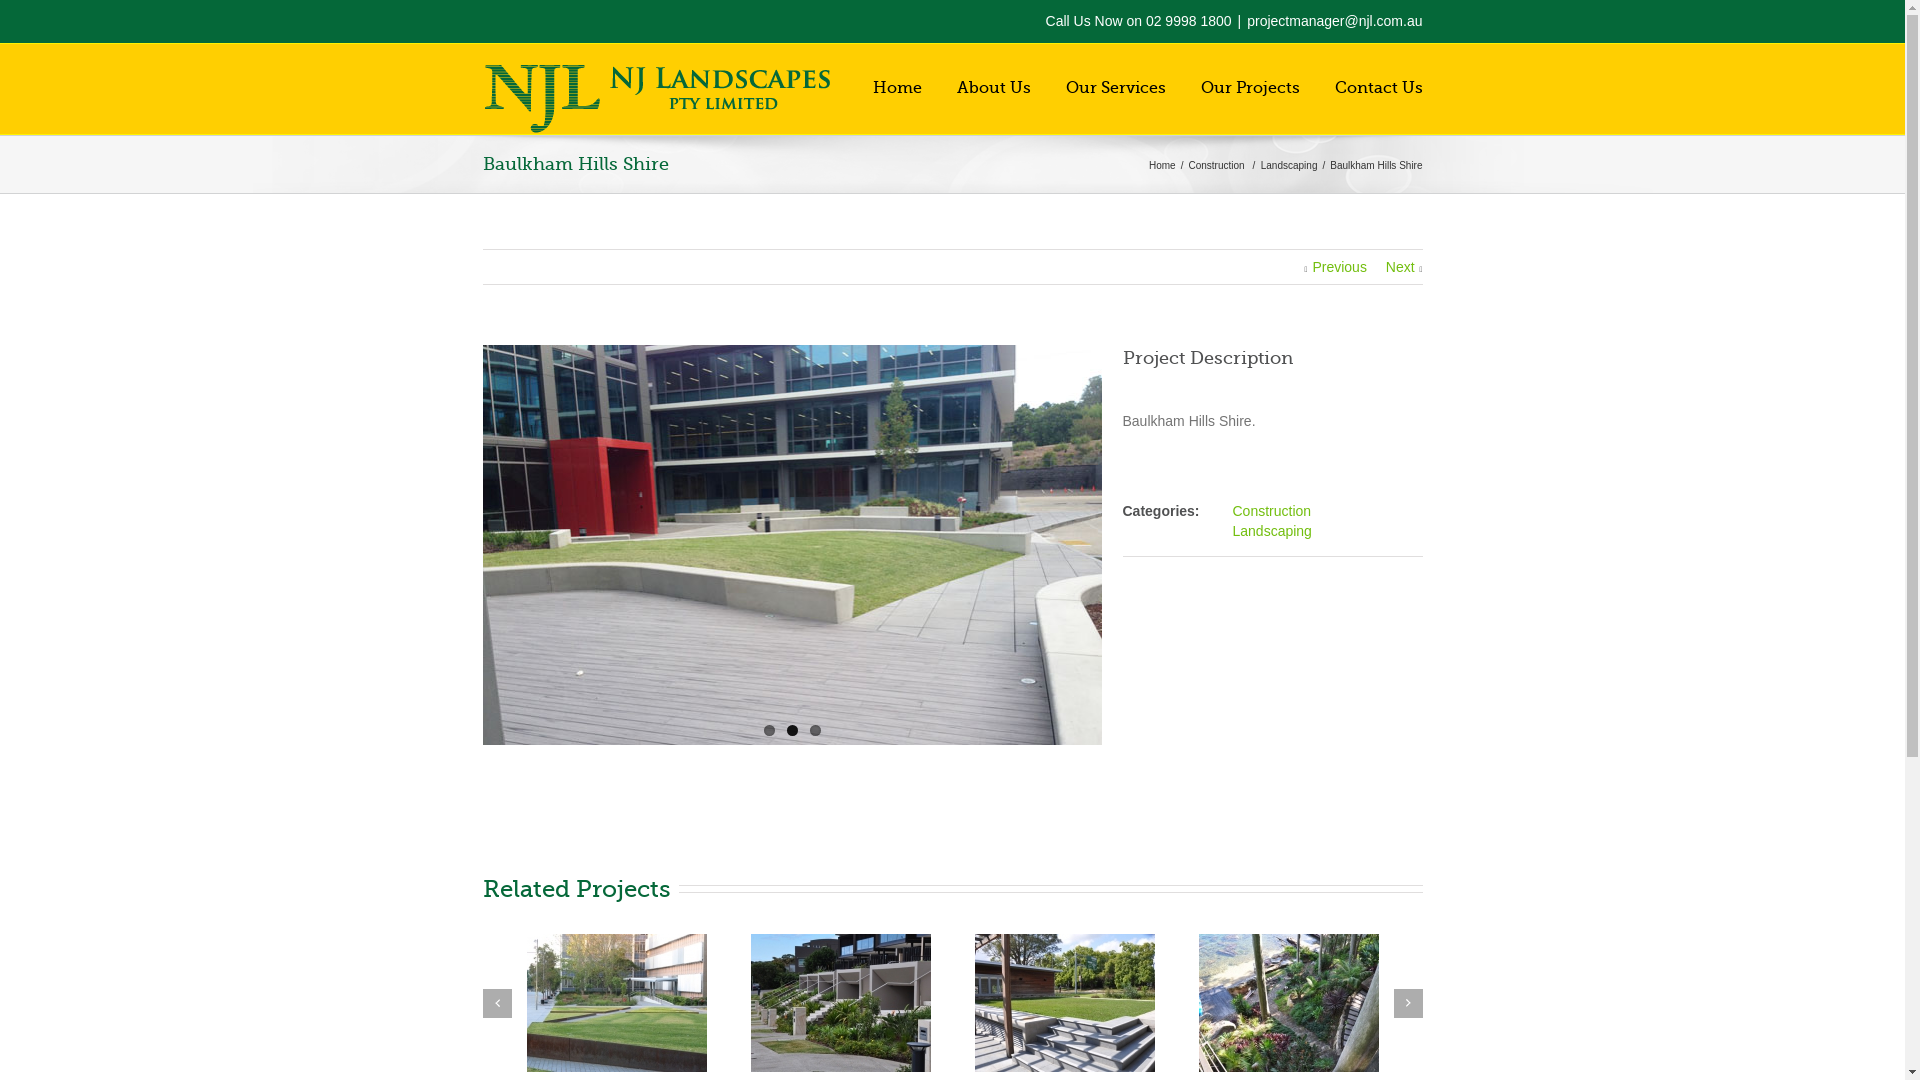  What do you see at coordinates (1200, 86) in the screenshot?
I see `'Our Projects'` at bounding box center [1200, 86].